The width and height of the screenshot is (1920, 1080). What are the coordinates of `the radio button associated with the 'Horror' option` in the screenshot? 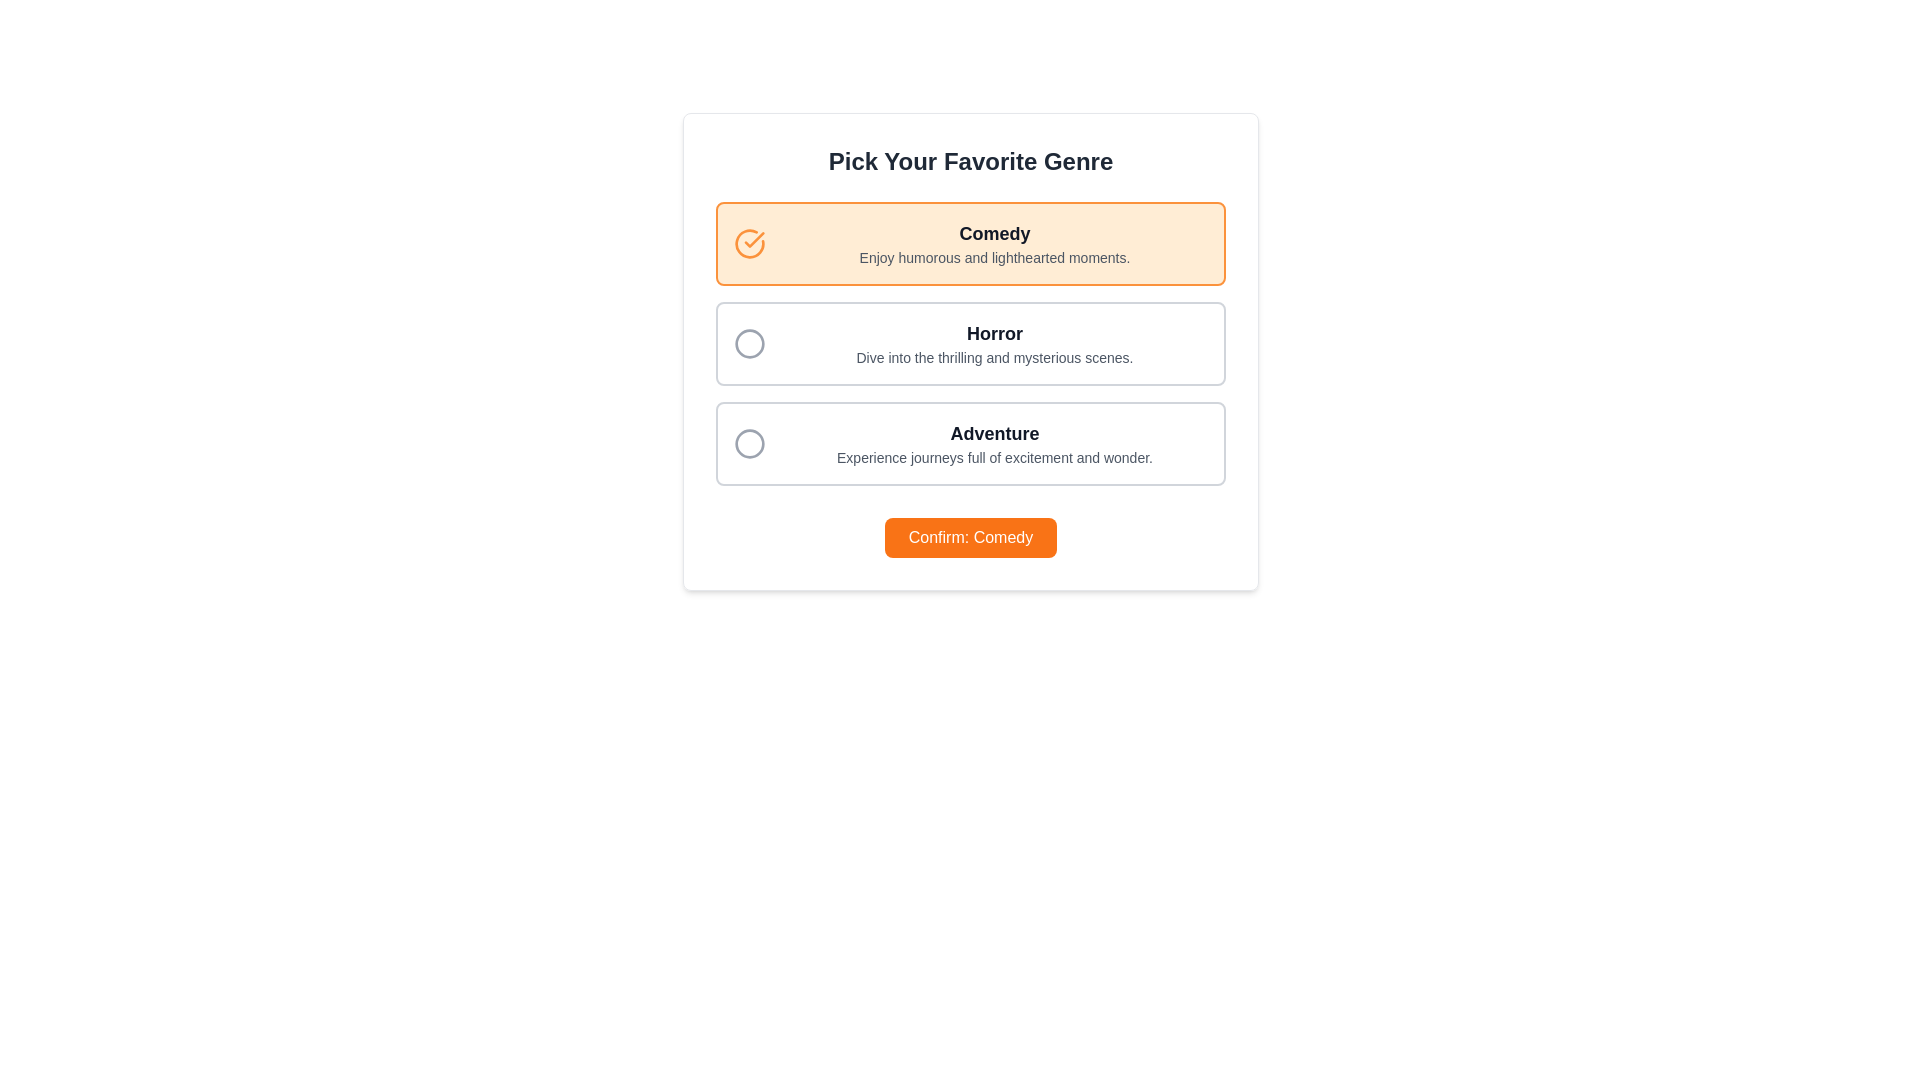 It's located at (757, 342).